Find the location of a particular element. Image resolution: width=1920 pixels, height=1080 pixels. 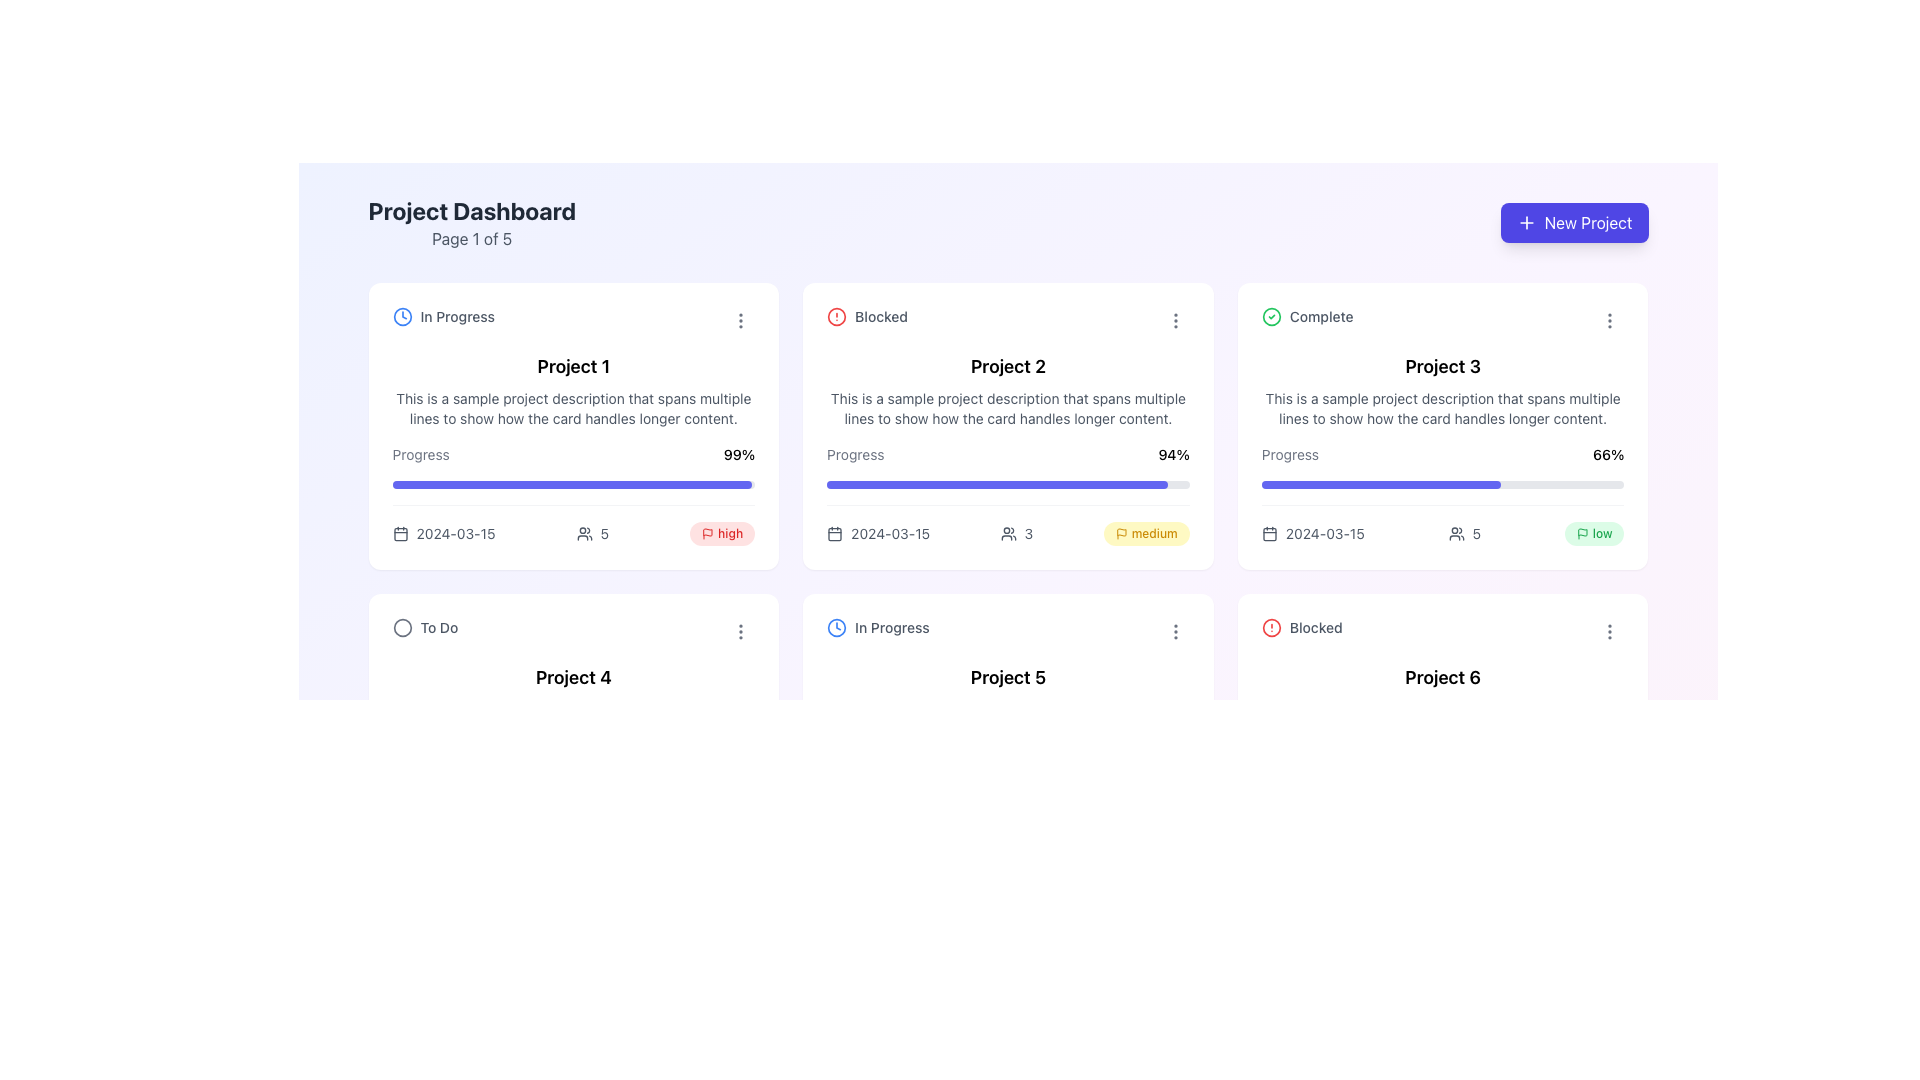

the Text Label that identifies the project card, located in the center of the second card from the left in the upper row of the grid layout is located at coordinates (1008, 366).